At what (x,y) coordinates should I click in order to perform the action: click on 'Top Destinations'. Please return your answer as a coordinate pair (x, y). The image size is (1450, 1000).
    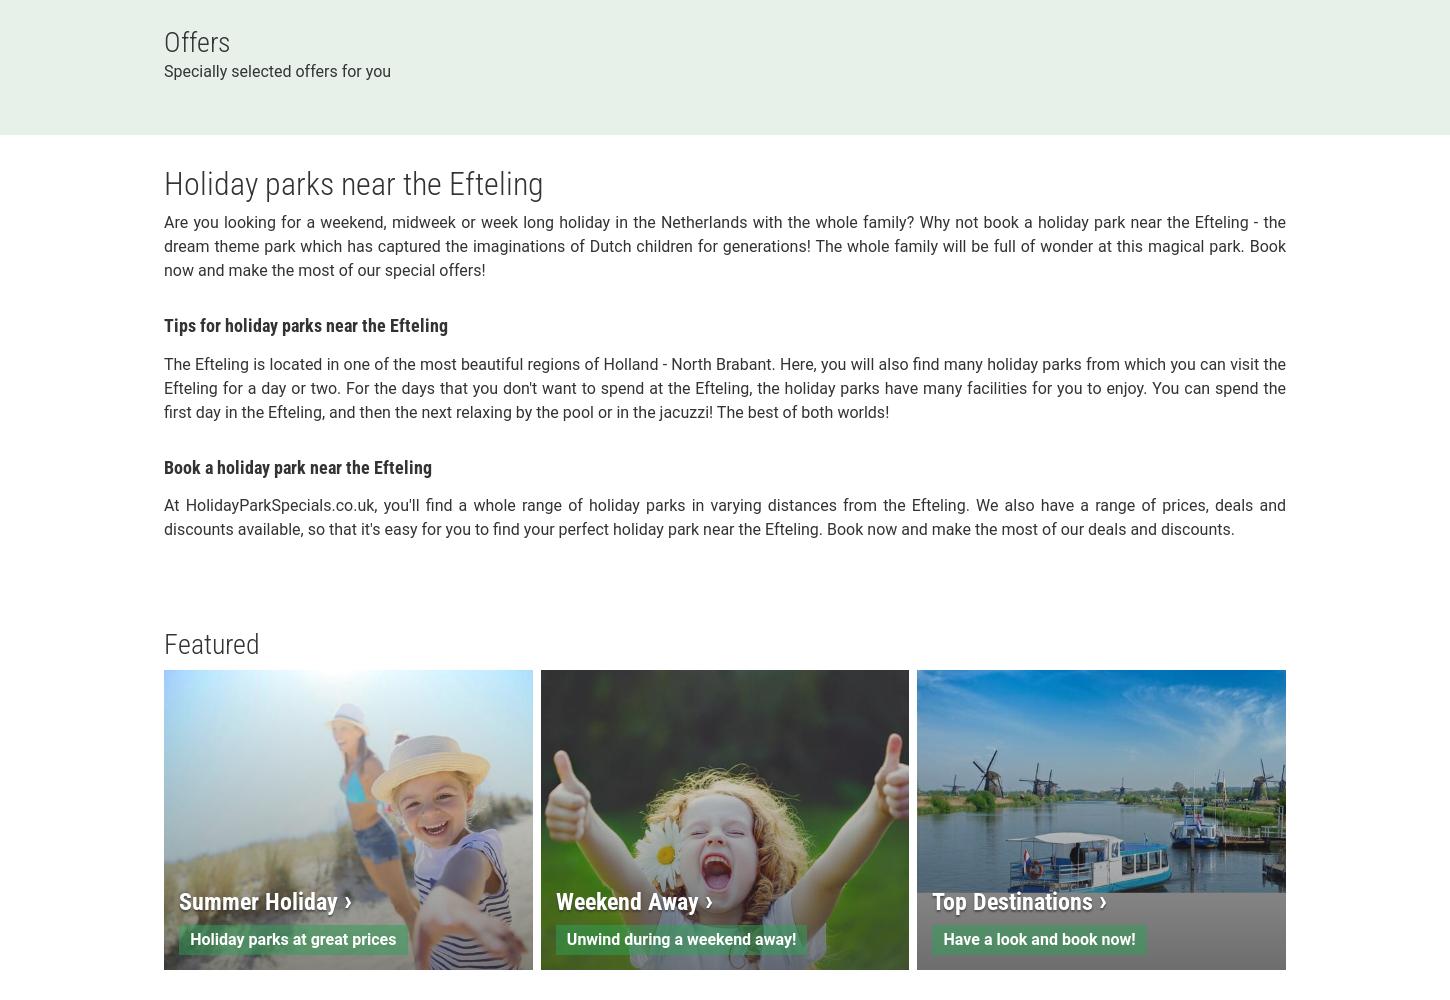
    Looking at the image, I should click on (1015, 901).